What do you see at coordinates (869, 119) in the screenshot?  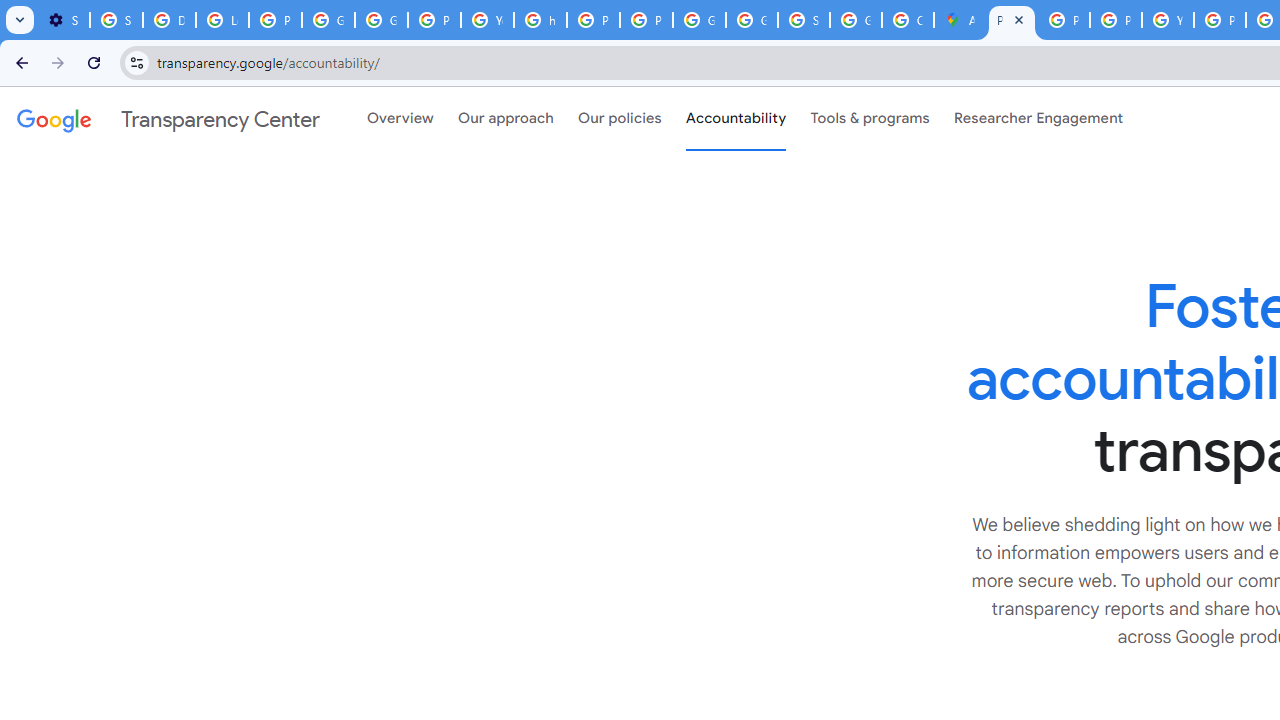 I see `'Tools & programs'` at bounding box center [869, 119].